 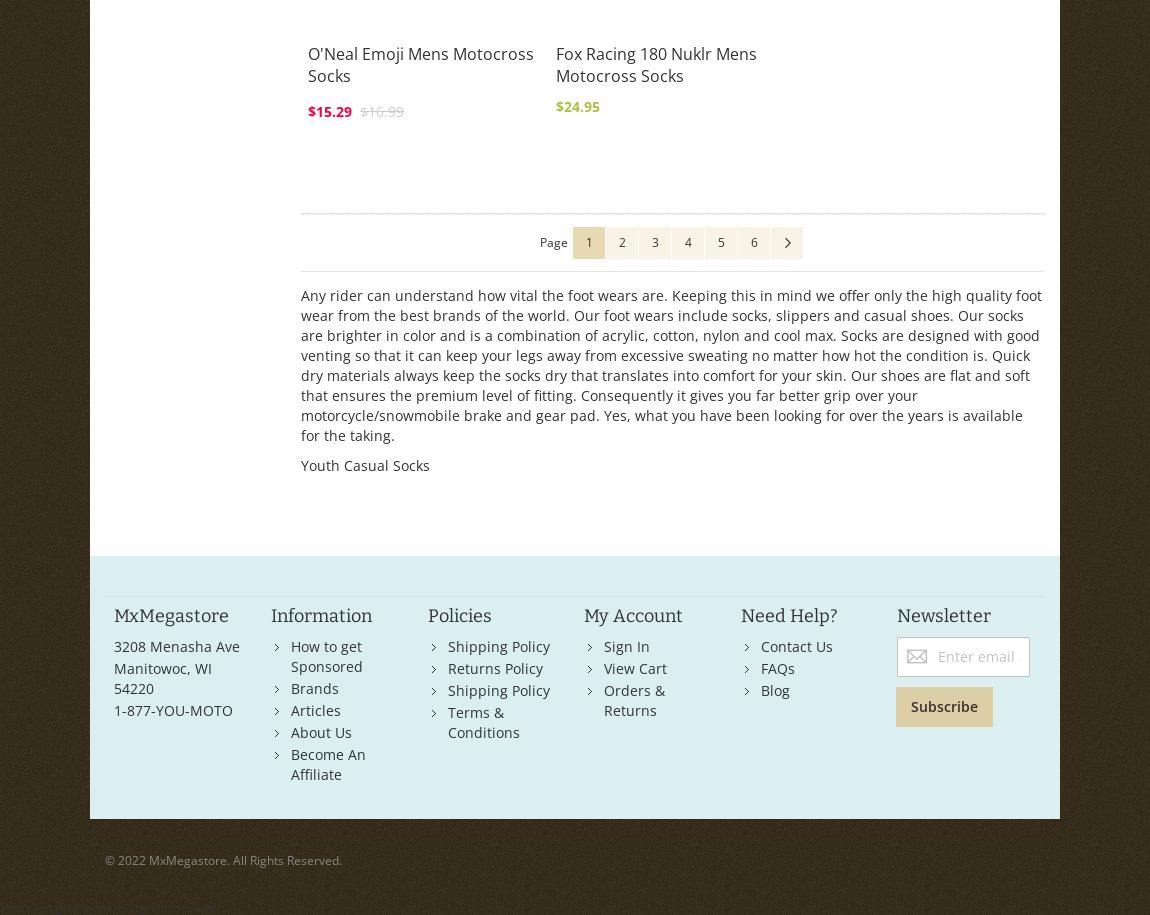 I want to click on 'Page', so click(x=553, y=242).